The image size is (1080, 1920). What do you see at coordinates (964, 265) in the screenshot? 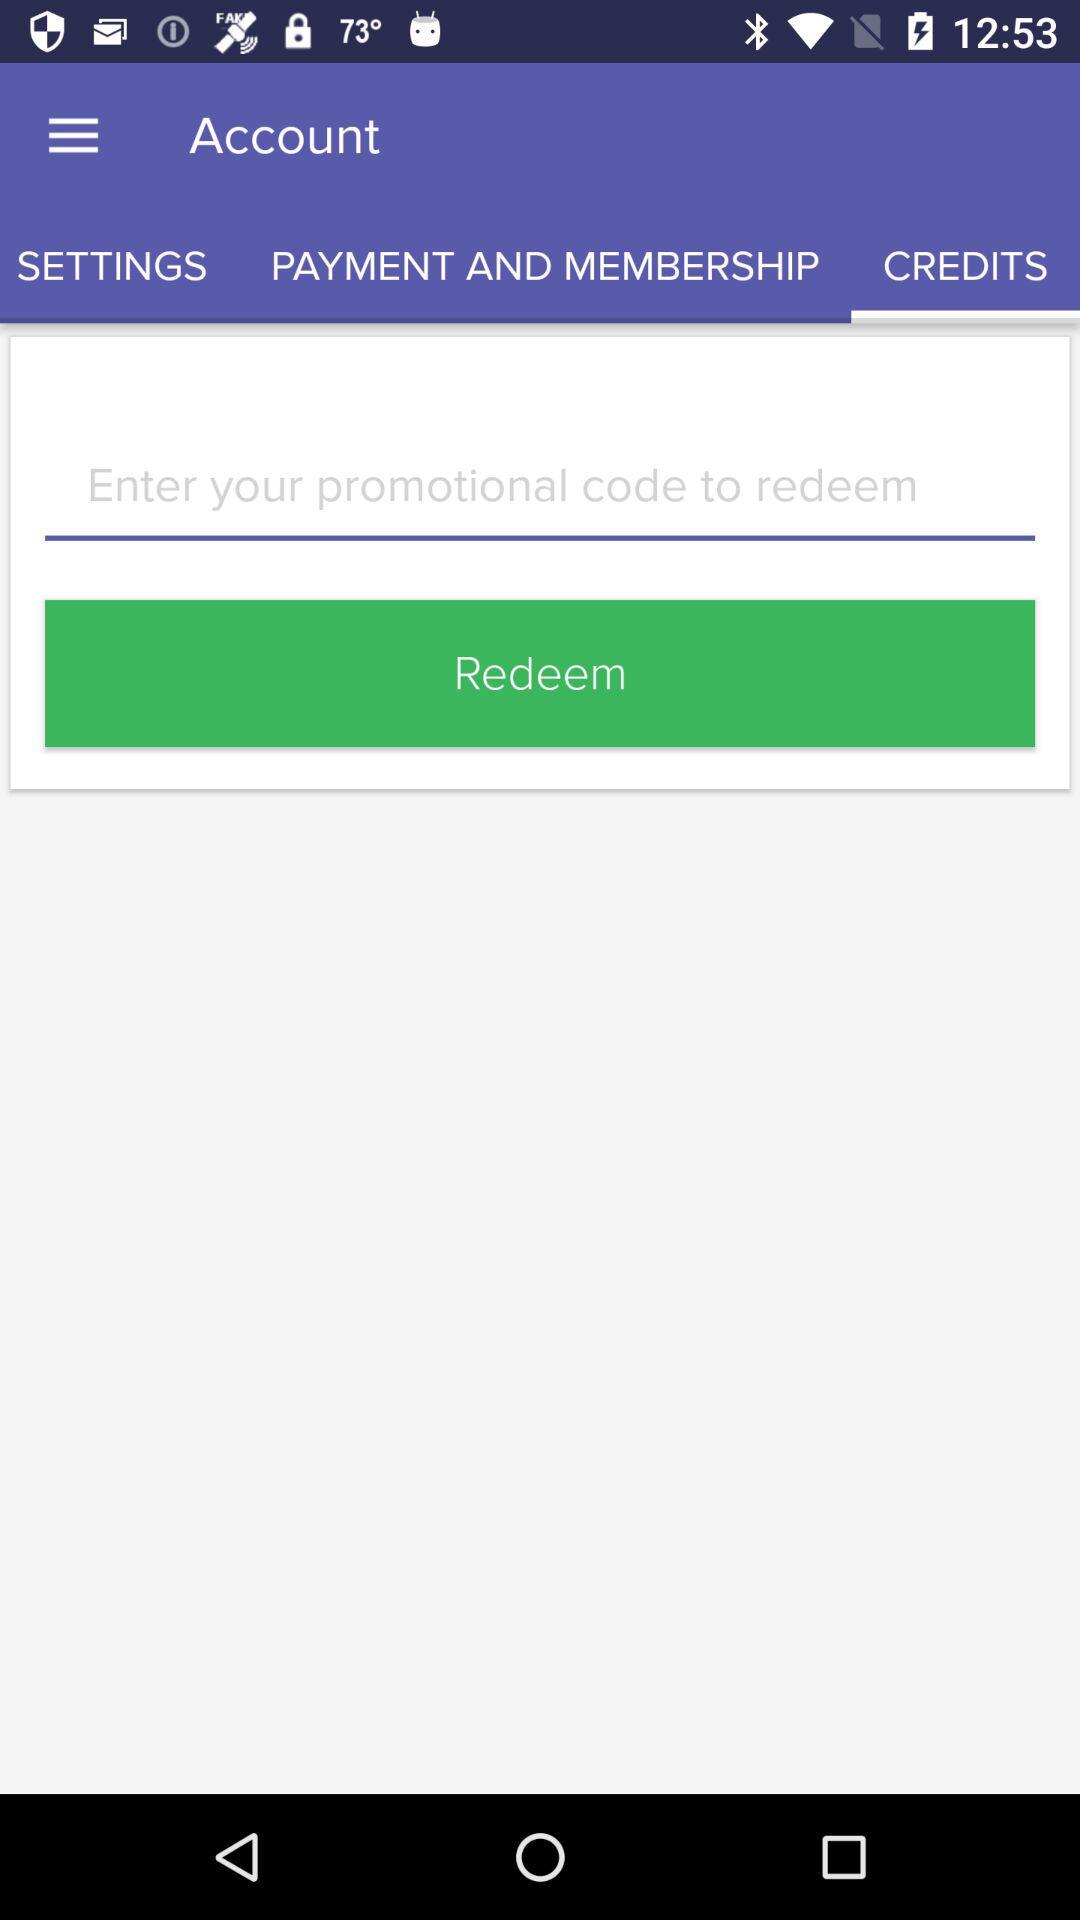
I see `credits` at bounding box center [964, 265].